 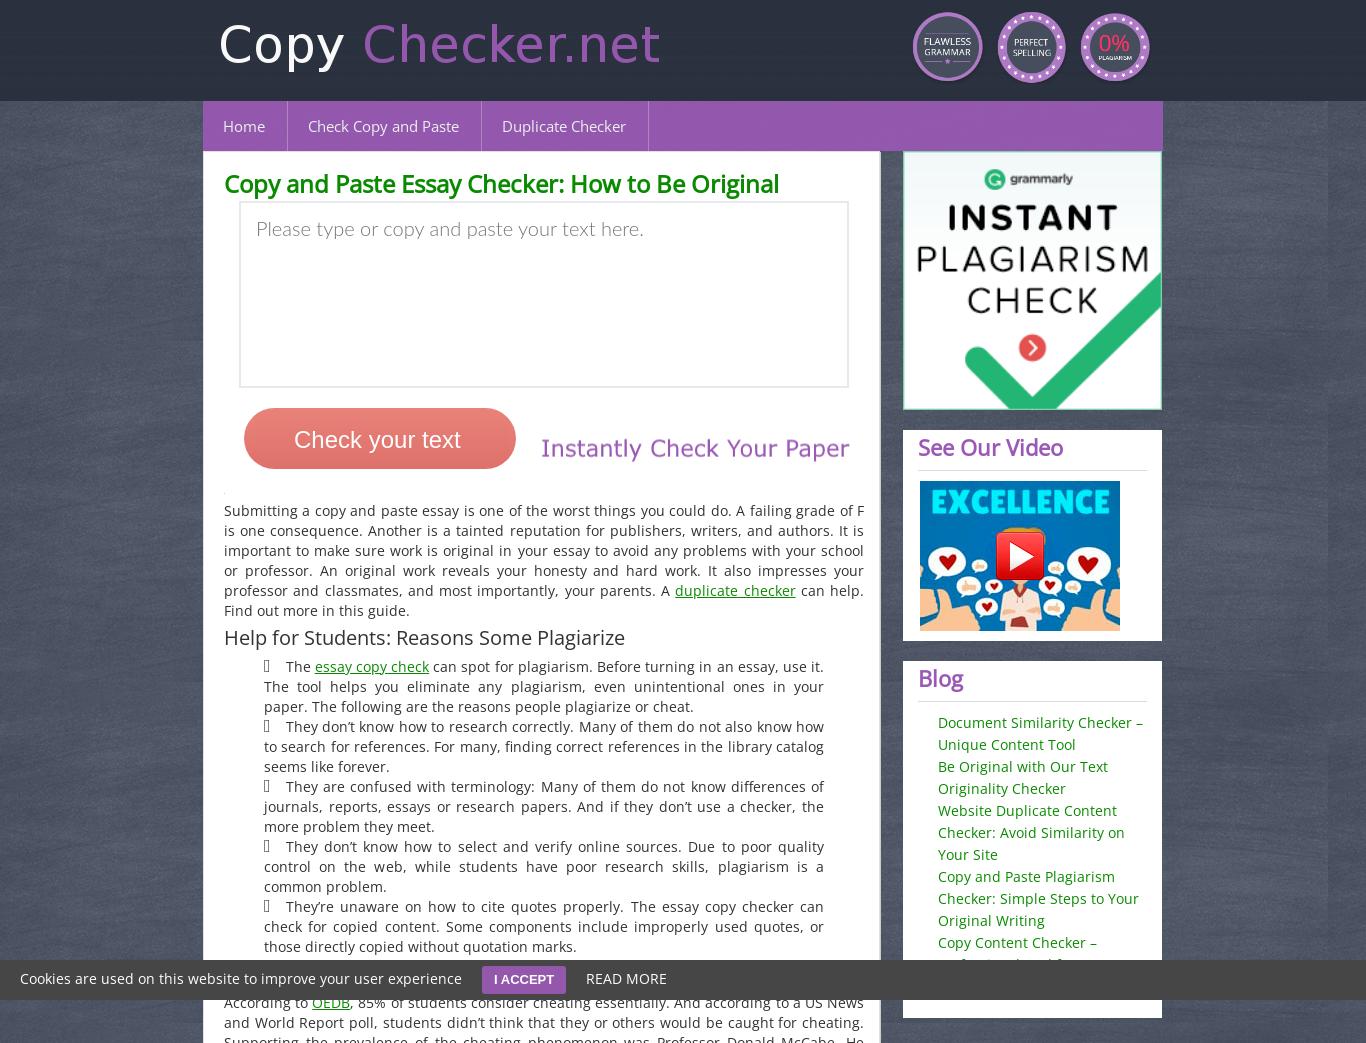 What do you see at coordinates (990, 447) in the screenshot?
I see `'See Our Video'` at bounding box center [990, 447].